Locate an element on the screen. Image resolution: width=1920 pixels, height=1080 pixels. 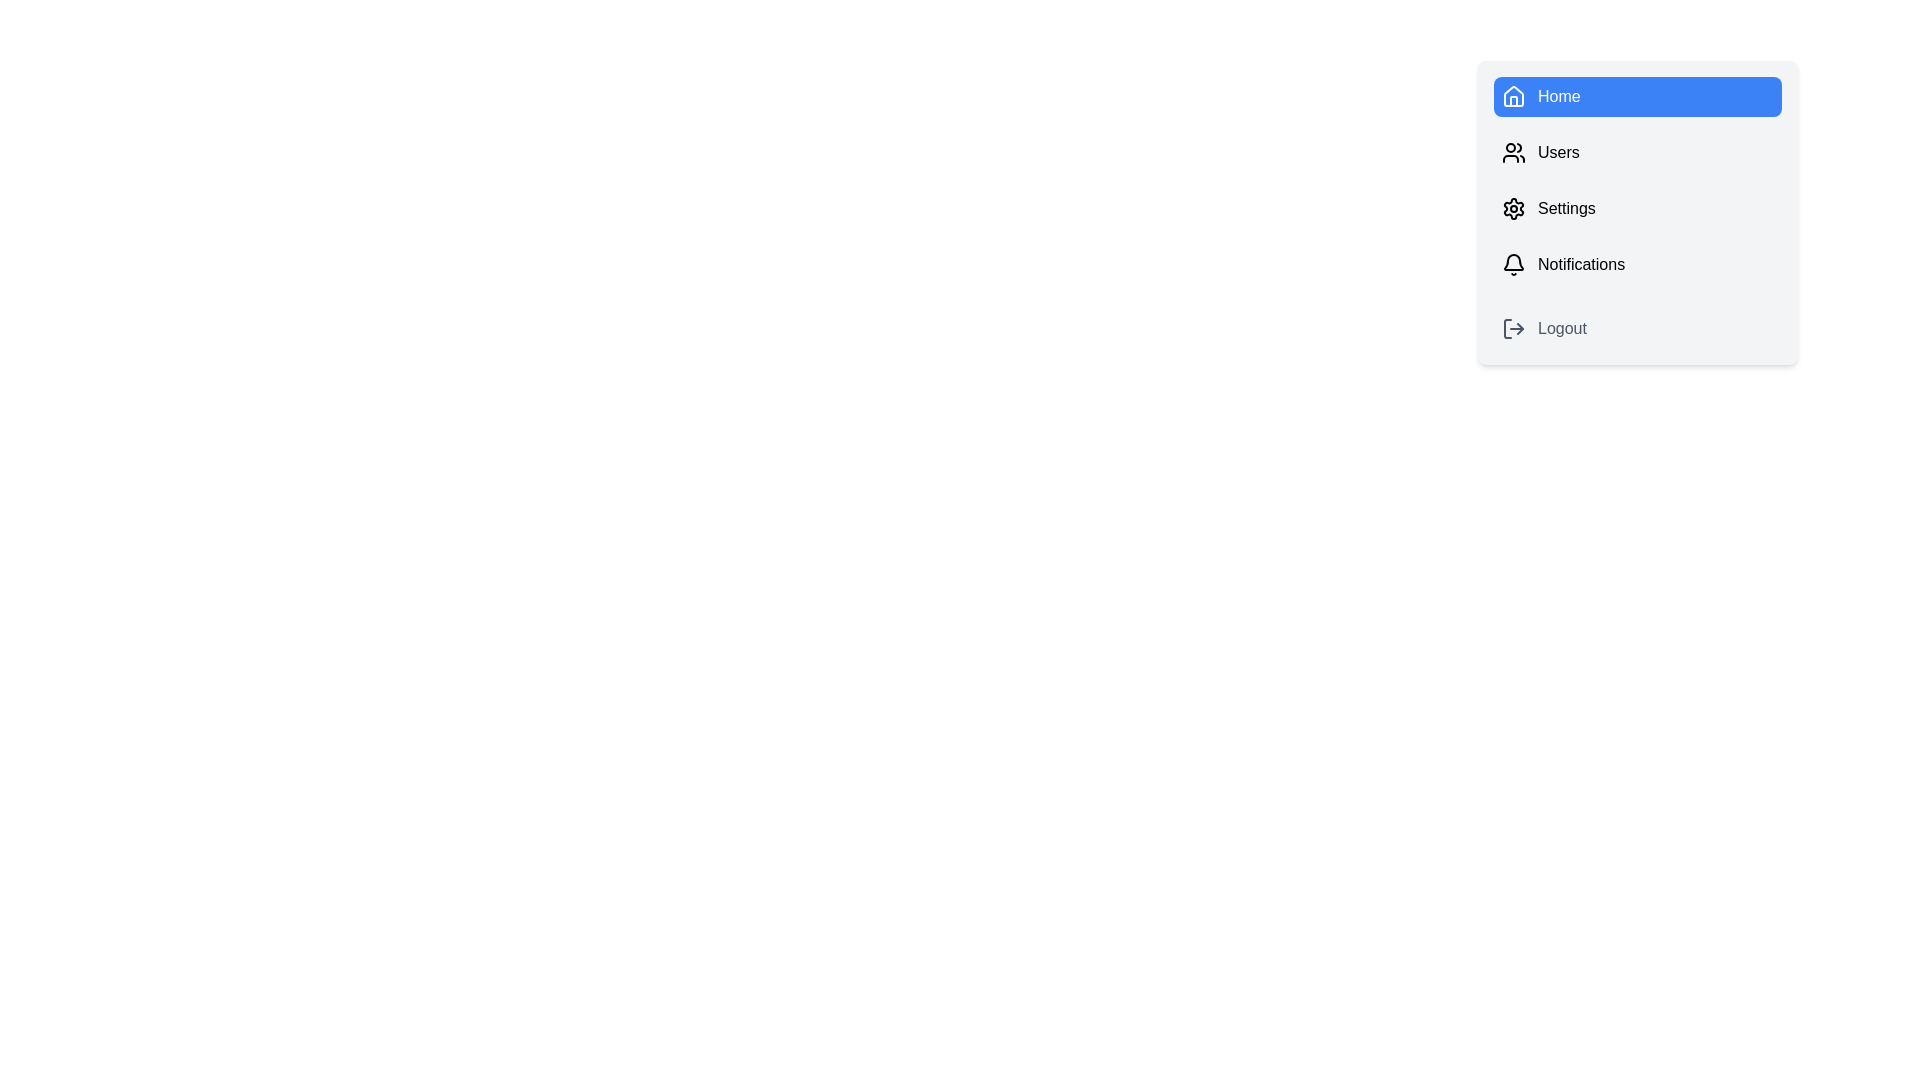
a row in the vertical navigation menu located in the right section of the interface is located at coordinates (1637, 212).